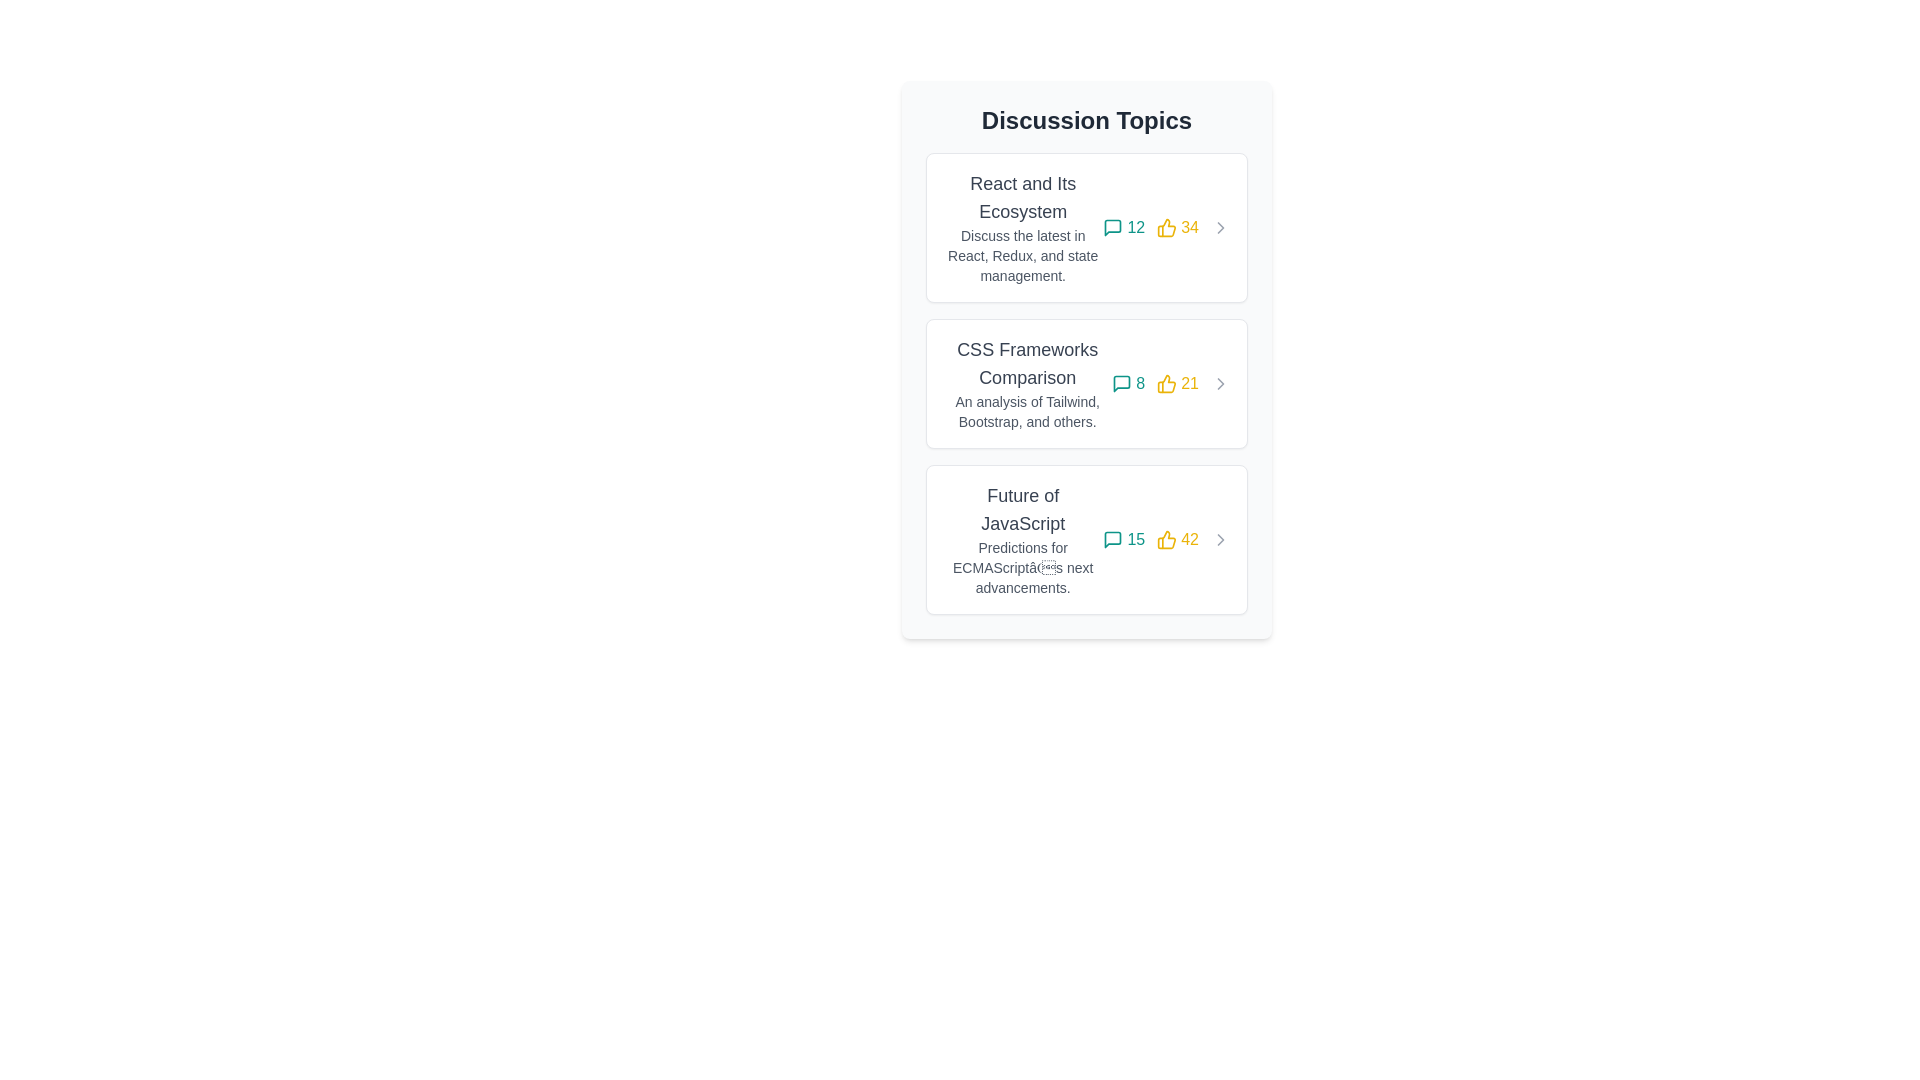  Describe the element at coordinates (1167, 226) in the screenshot. I see `the decorative icon representing likes or upvotes next to the number '34' in the 'React and Its Ecosystem' card within the 'Discussion Topics' list` at that location.